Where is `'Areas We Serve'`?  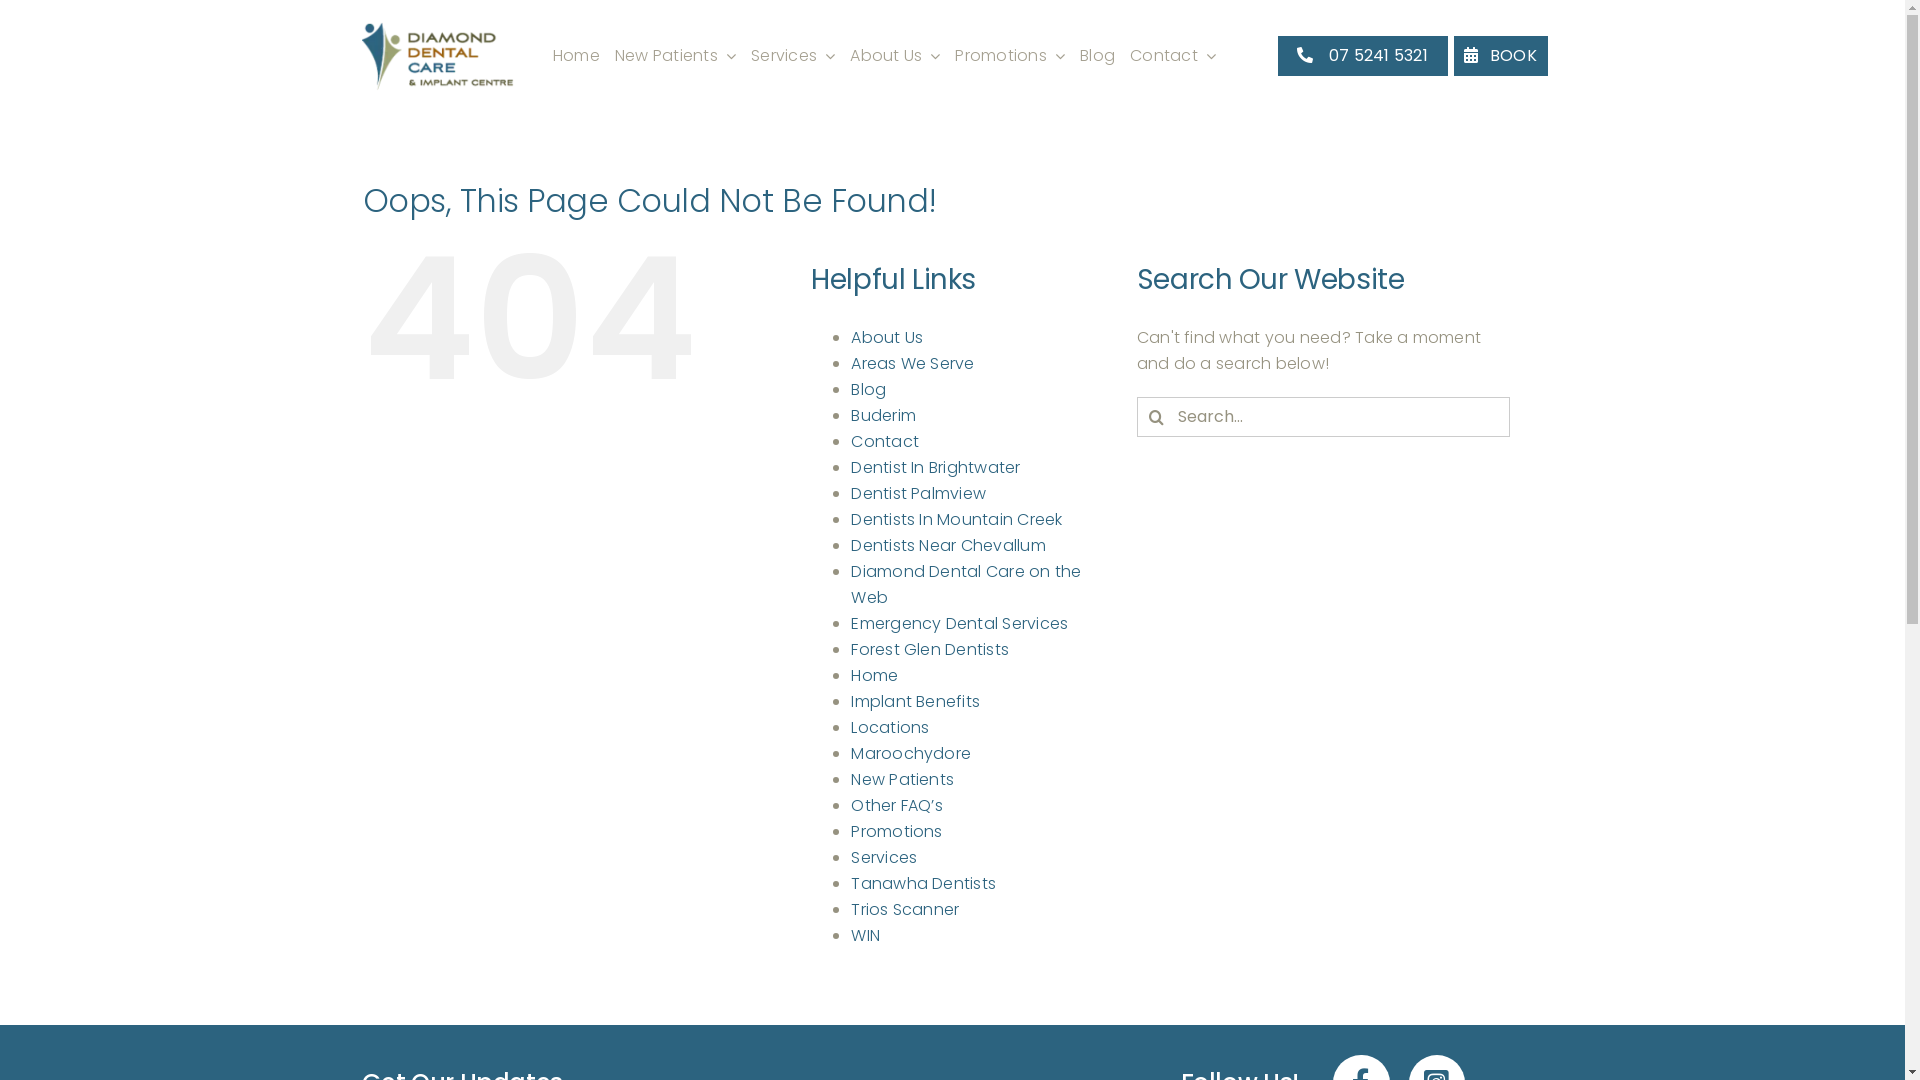
'Areas We Serve' is located at coordinates (850, 363).